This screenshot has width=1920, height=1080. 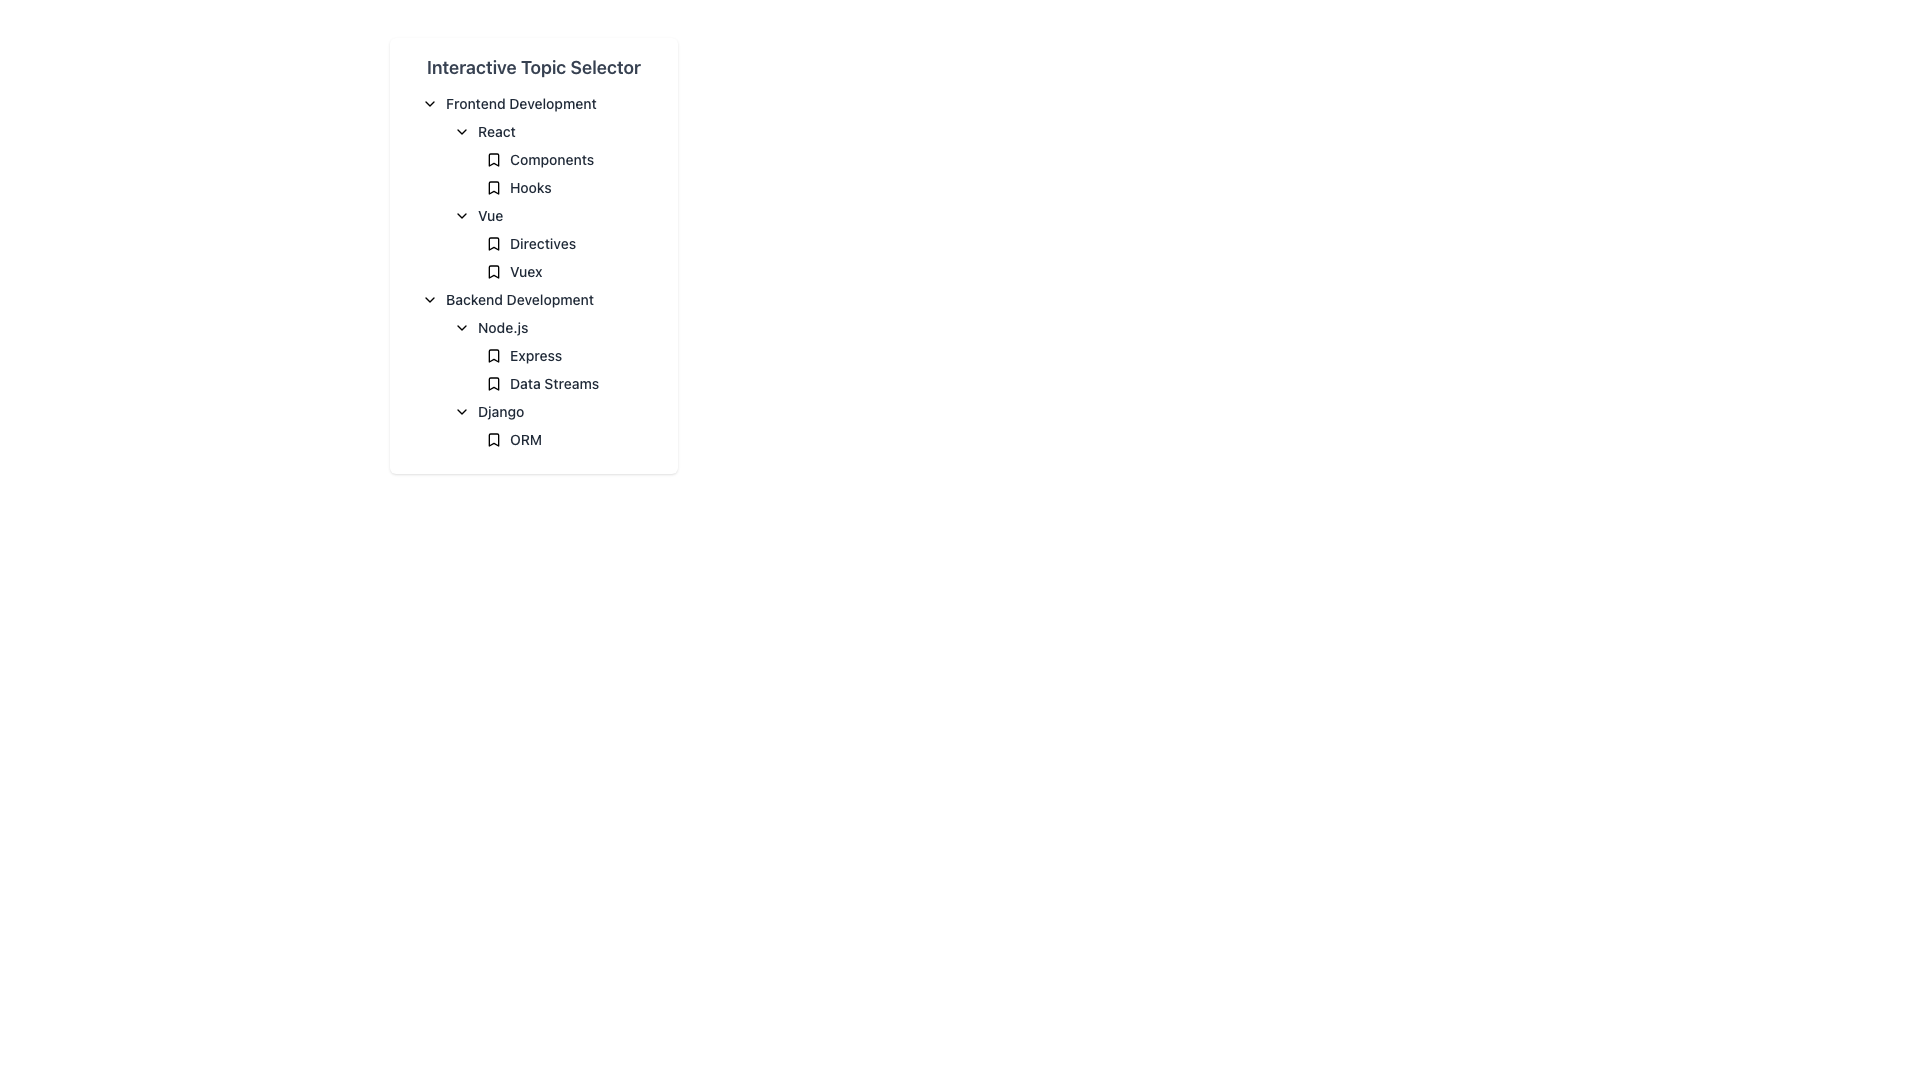 What do you see at coordinates (494, 158) in the screenshot?
I see `the bookmark icon located to the left of the 'Components' label in the 'React' category to interact with its attached function` at bounding box center [494, 158].